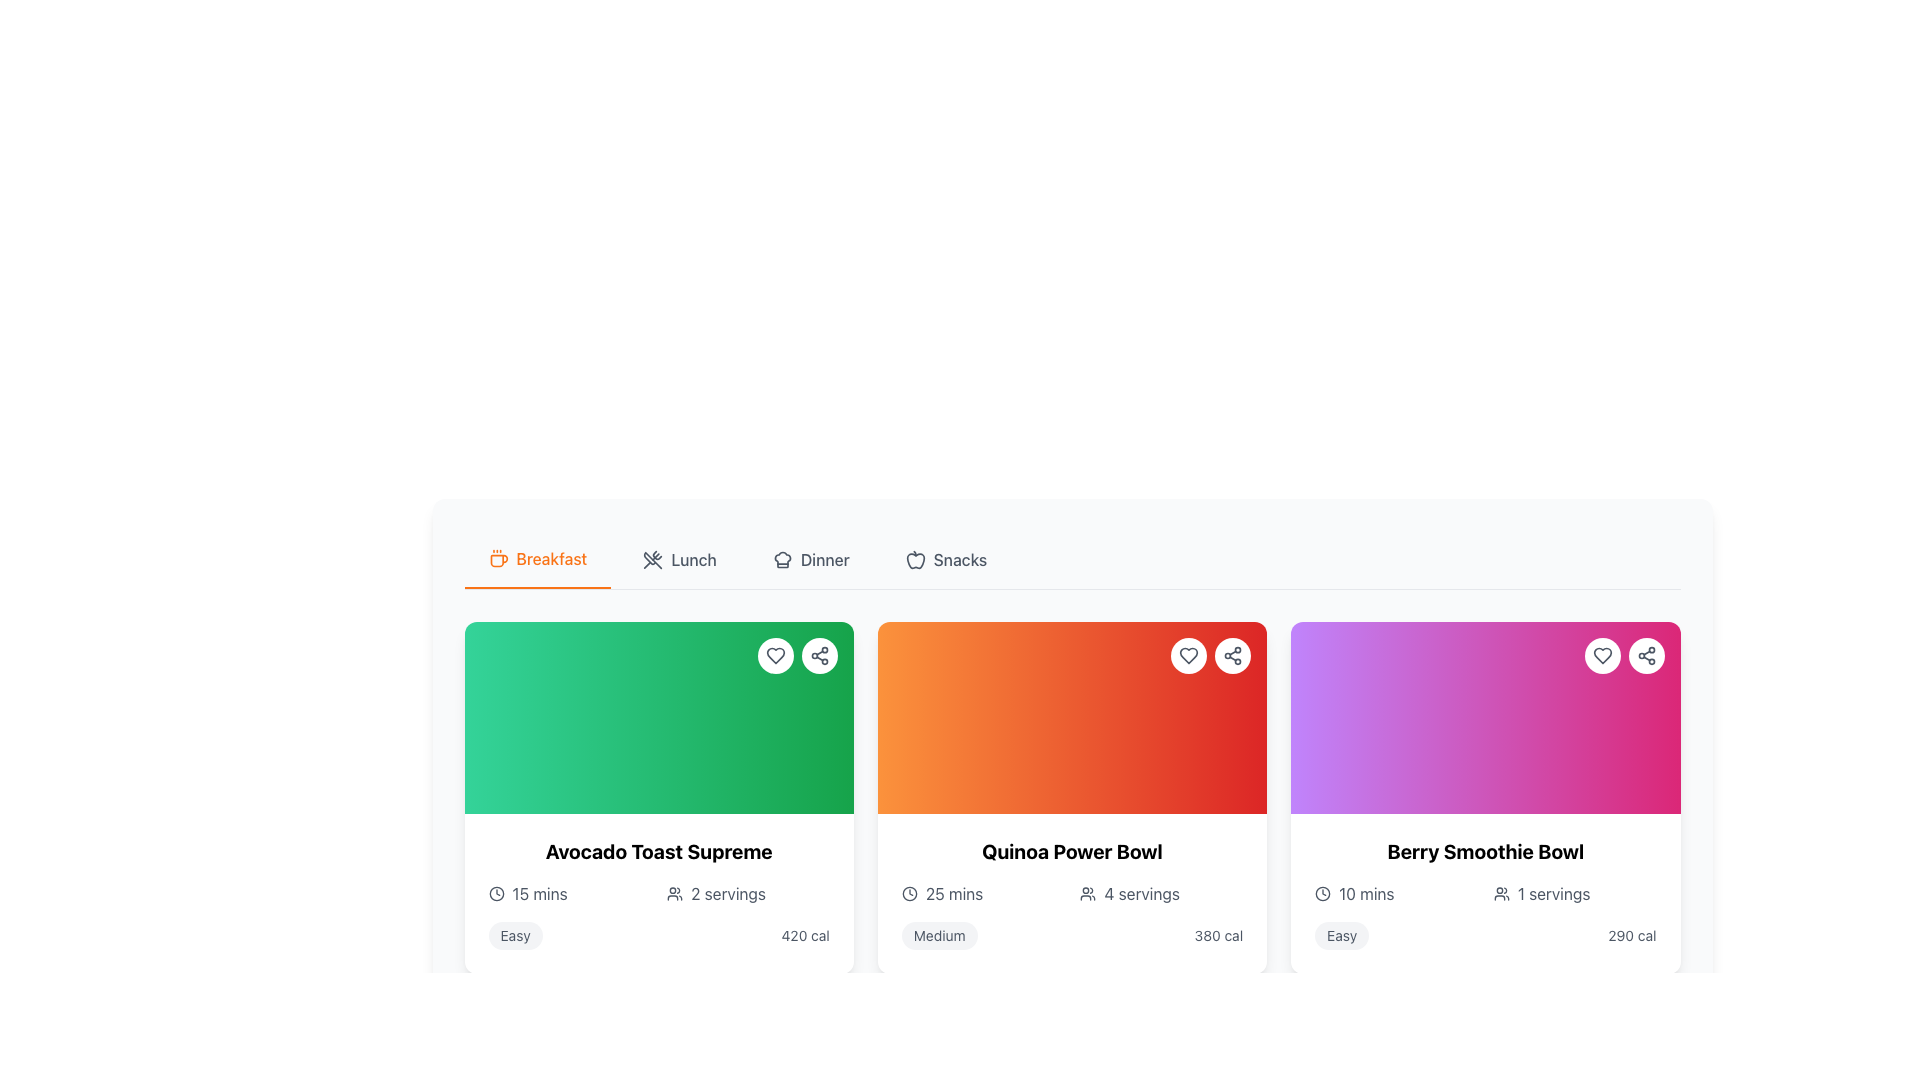 The image size is (1920, 1080). I want to click on the 'Breakfast' menu option in the horizontal navigation menu, so click(1071, 560).